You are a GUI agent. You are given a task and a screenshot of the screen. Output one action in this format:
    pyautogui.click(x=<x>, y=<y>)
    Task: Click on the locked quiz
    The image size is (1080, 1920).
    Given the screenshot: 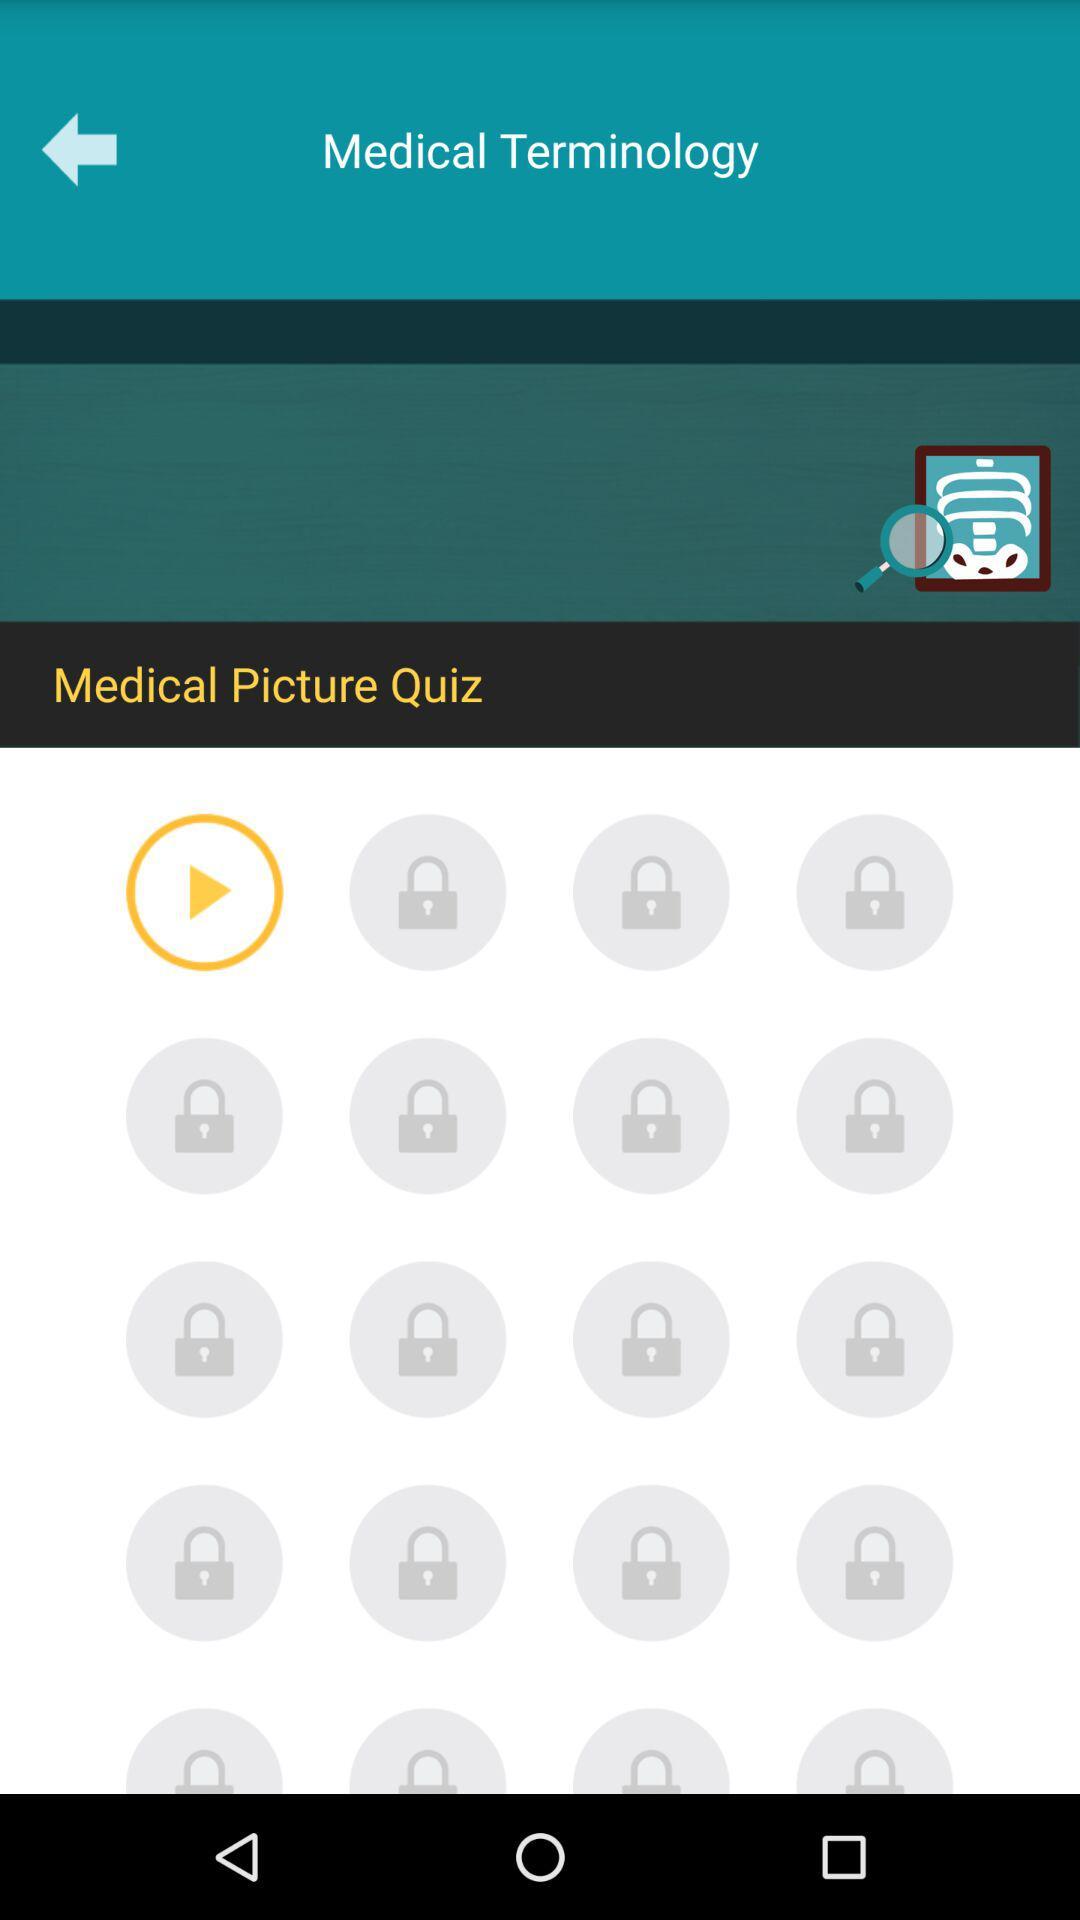 What is the action you would take?
    pyautogui.click(x=874, y=1562)
    